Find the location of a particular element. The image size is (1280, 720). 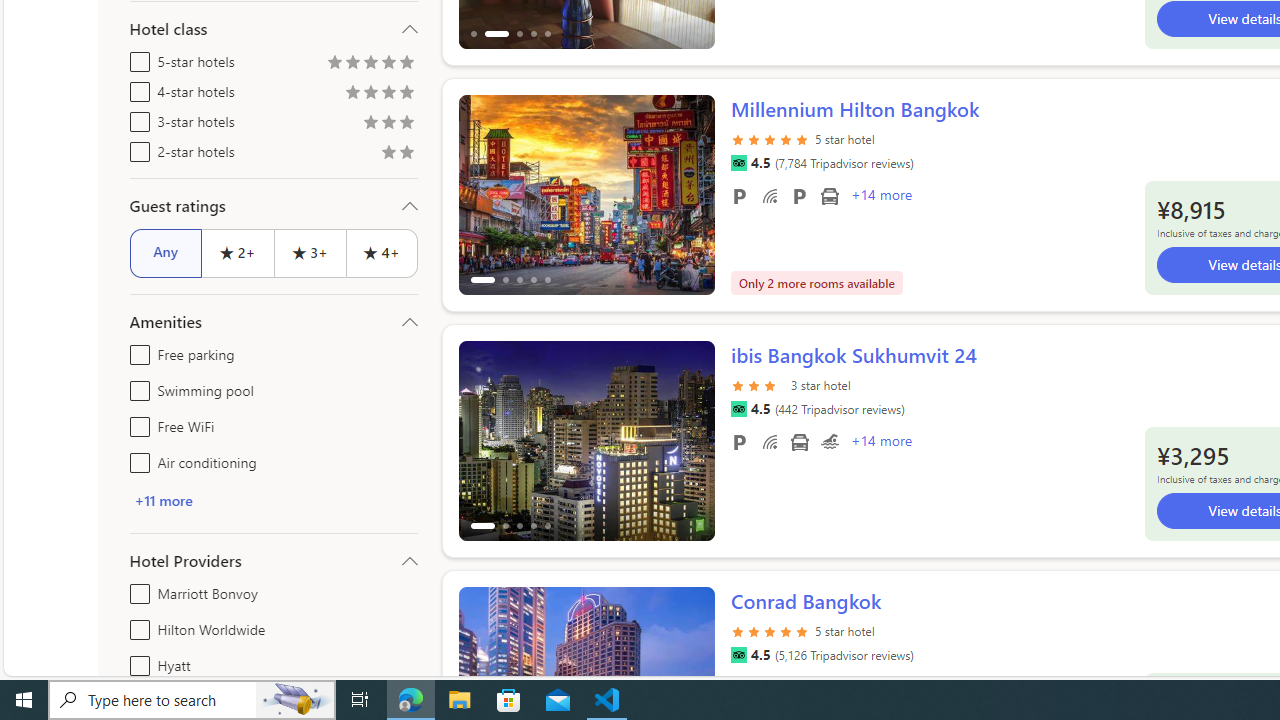

'Any' is located at coordinates (165, 252).